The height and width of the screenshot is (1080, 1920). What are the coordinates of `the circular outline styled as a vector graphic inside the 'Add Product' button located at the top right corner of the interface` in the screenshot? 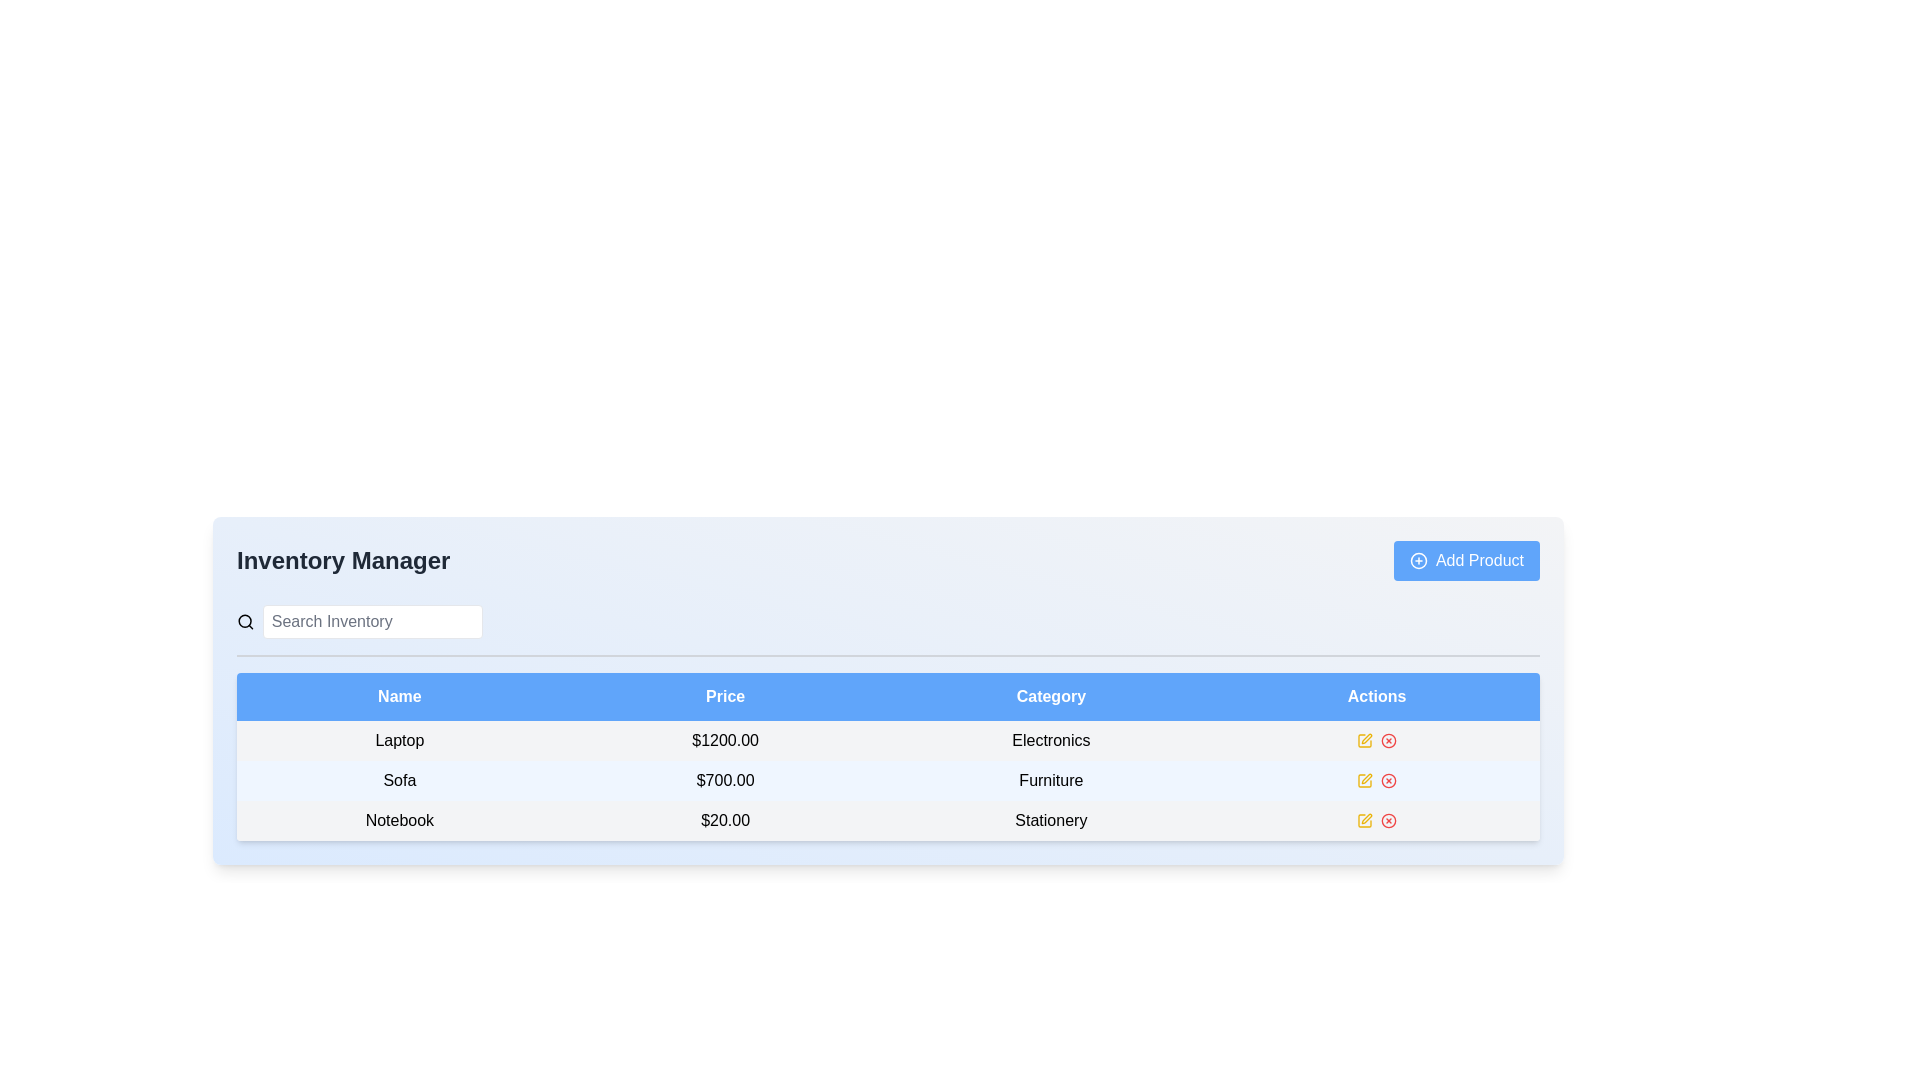 It's located at (1417, 560).